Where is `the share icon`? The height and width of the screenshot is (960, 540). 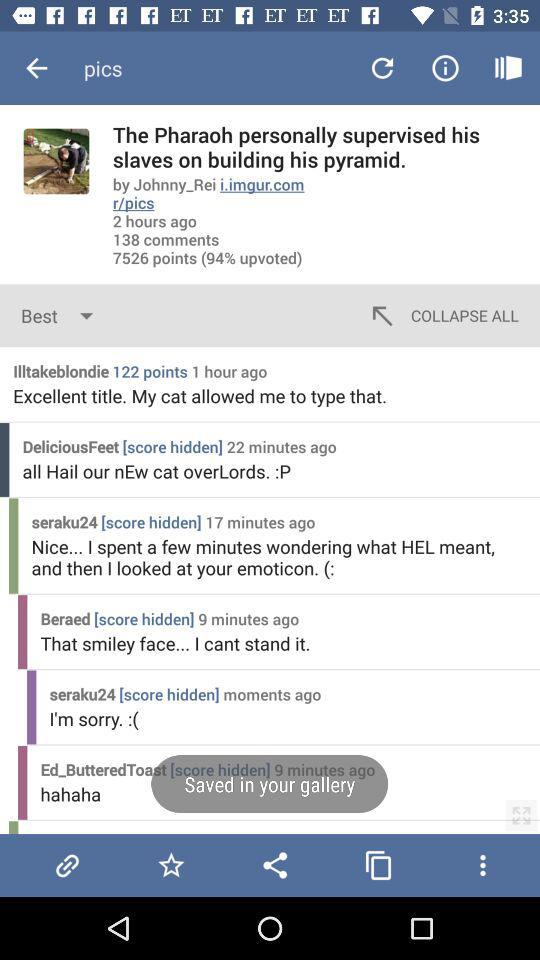 the share icon is located at coordinates (274, 864).